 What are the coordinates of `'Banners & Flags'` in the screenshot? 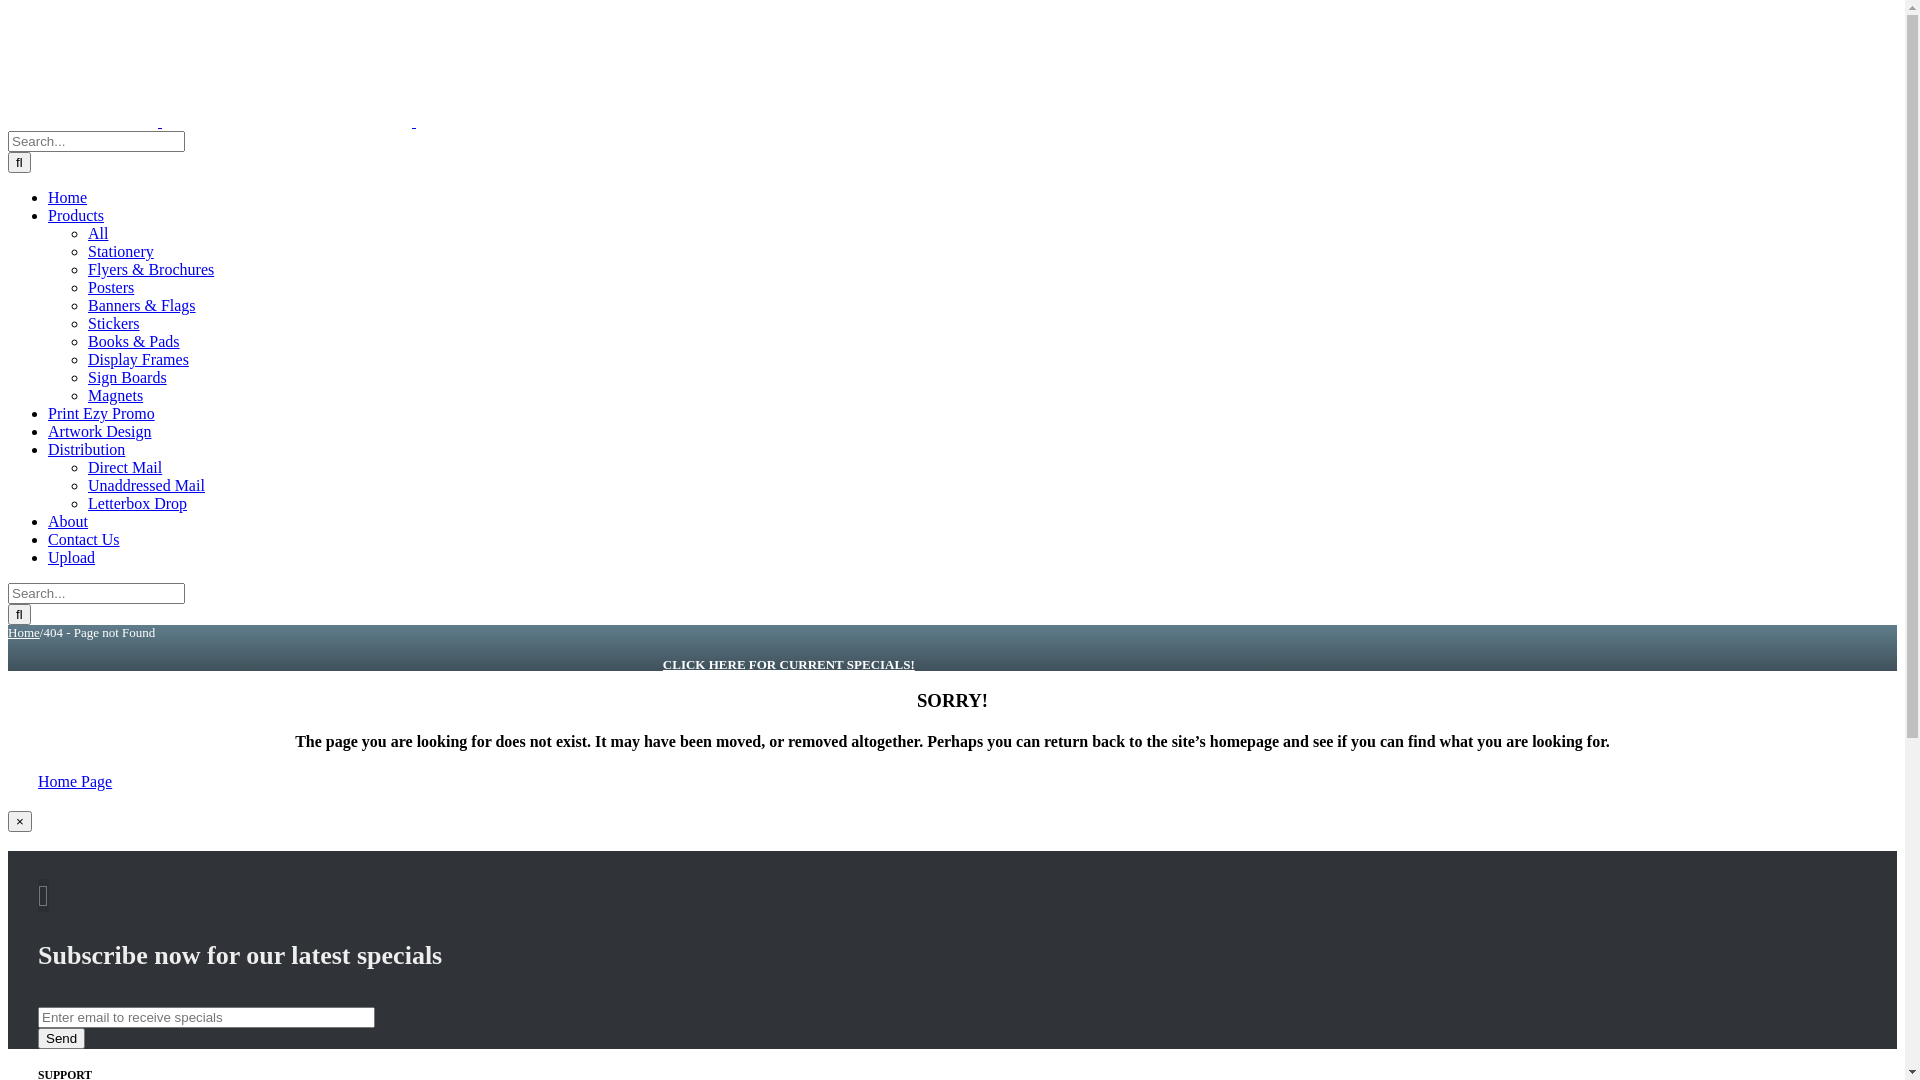 It's located at (141, 305).